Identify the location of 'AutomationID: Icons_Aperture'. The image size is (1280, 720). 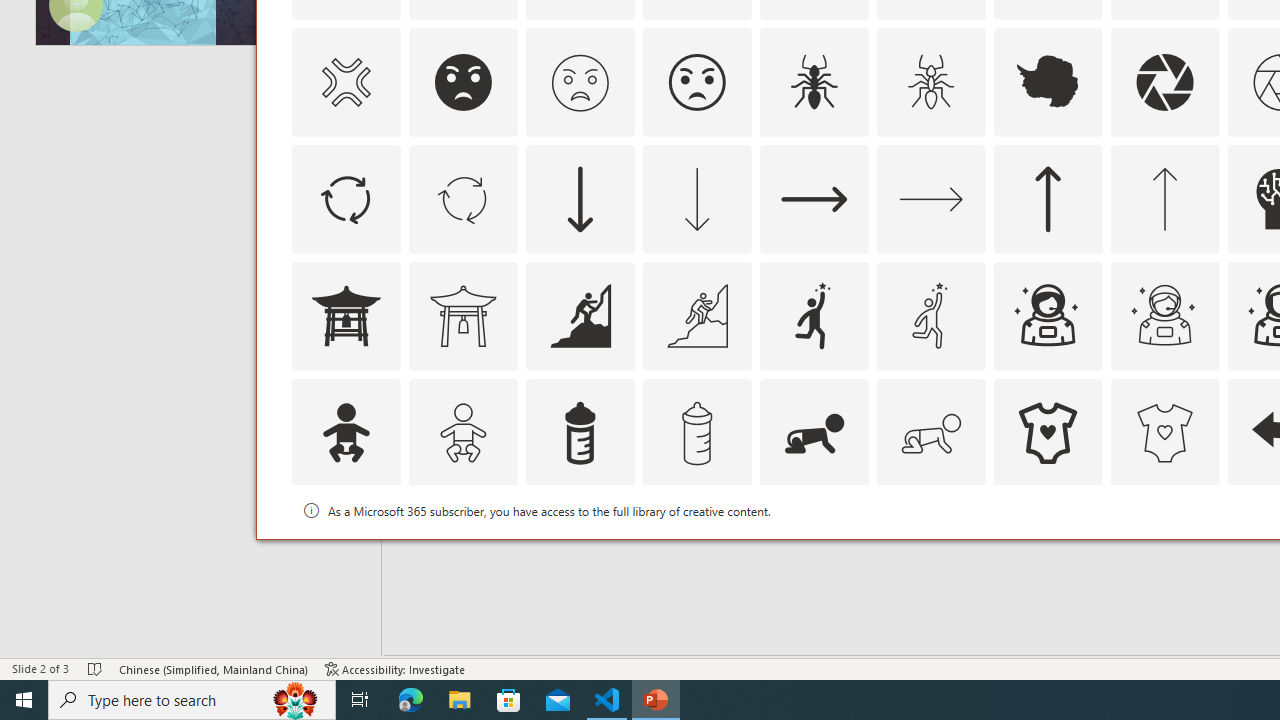
(1164, 81).